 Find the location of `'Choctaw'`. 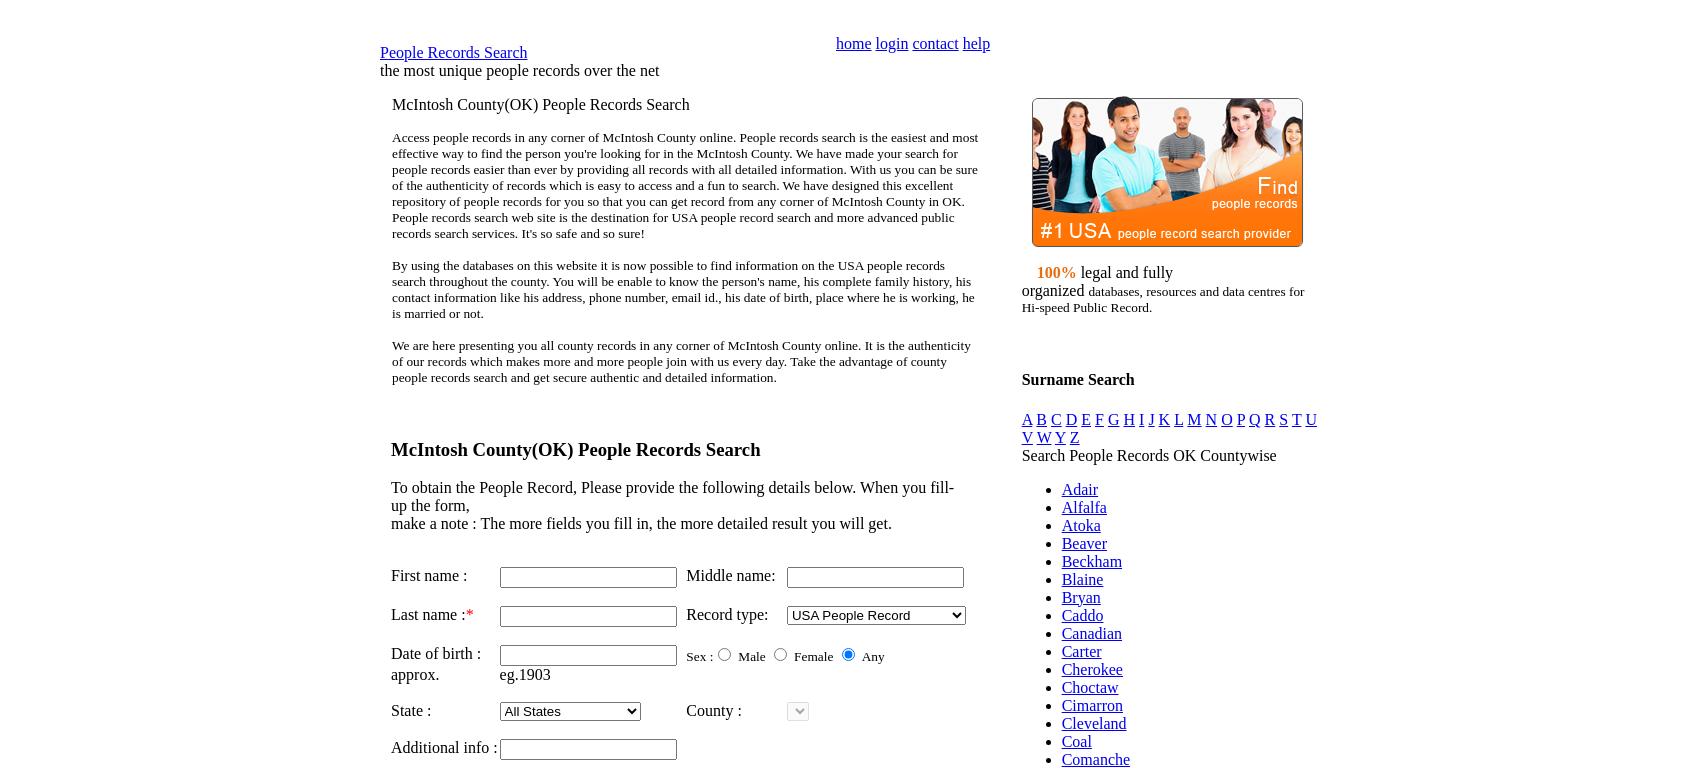

'Choctaw' is located at coordinates (1059, 686).